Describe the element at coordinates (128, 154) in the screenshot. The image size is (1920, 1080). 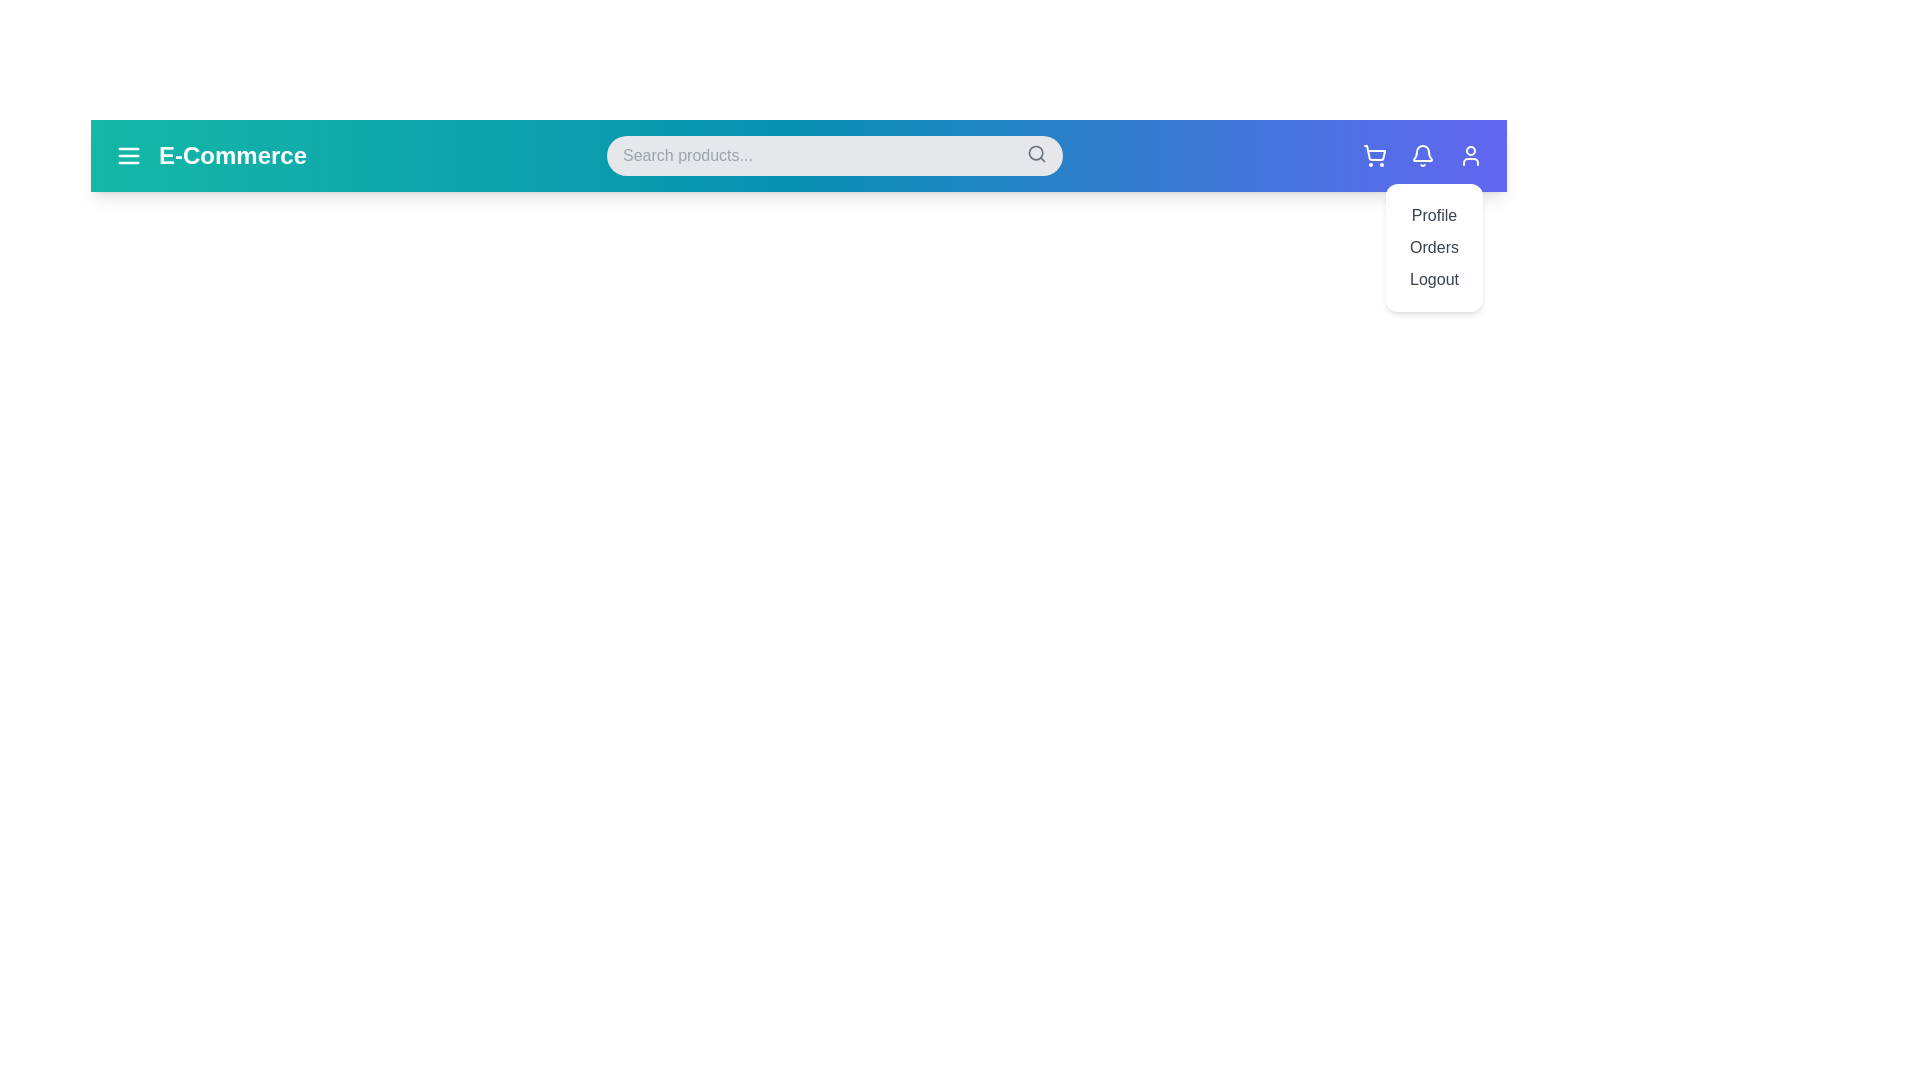
I see `the navigation menu icon to toggle the menu` at that location.